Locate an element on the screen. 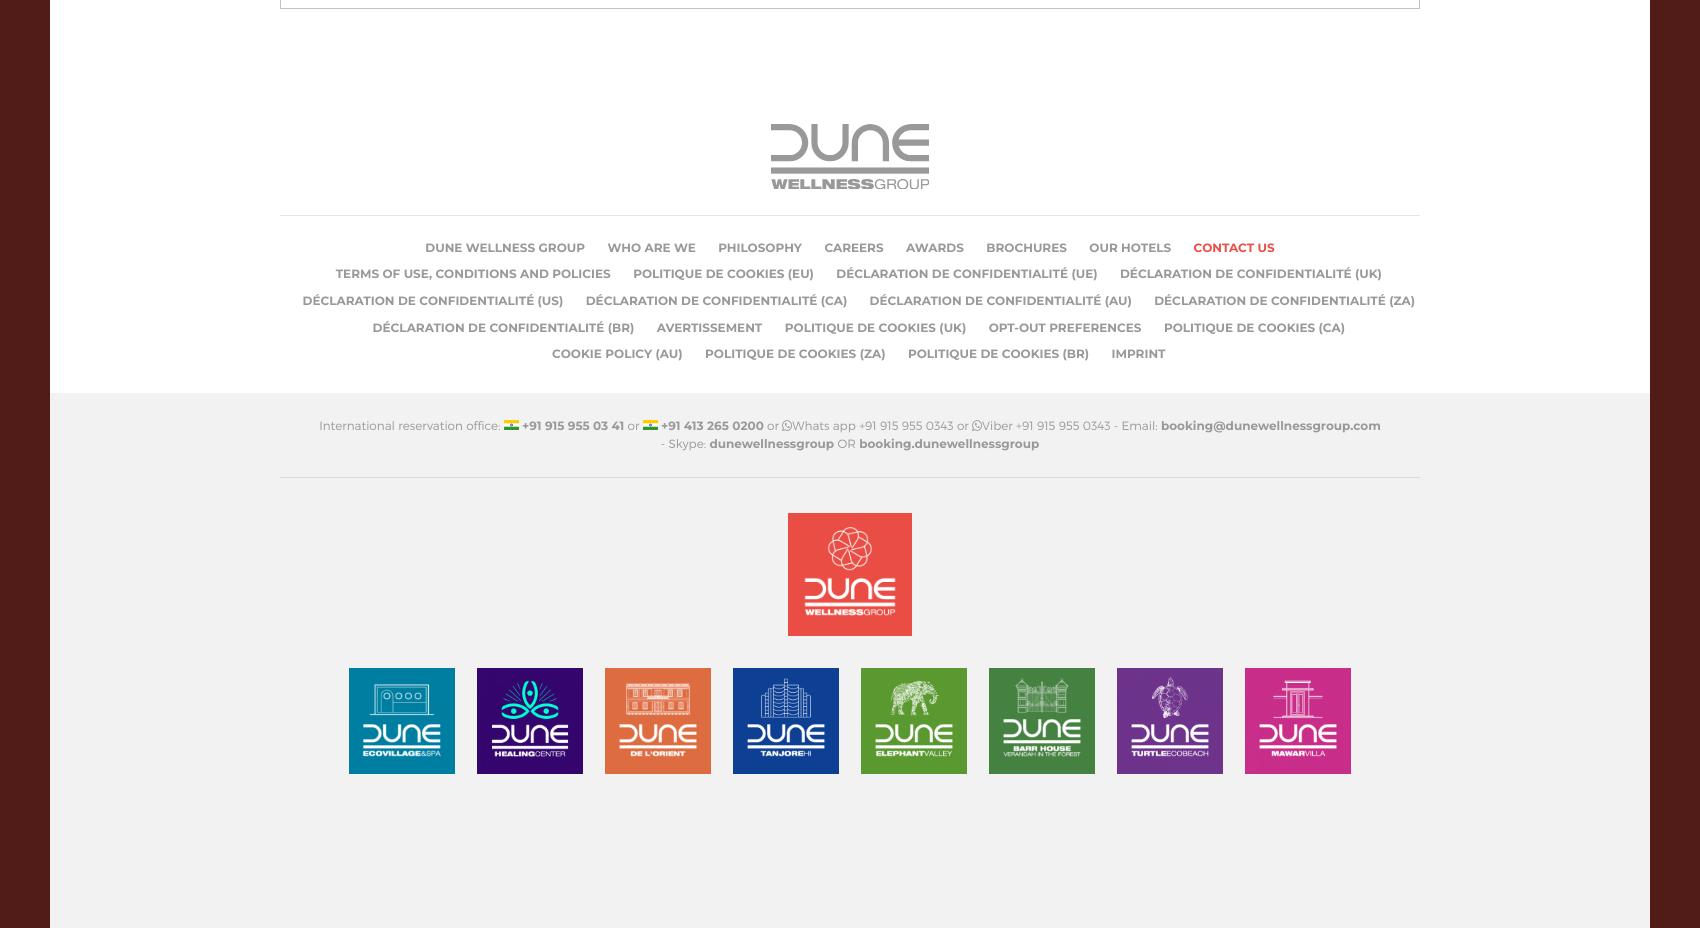 The image size is (1700, 928). 'Dune Wellness Group' is located at coordinates (425, 246).